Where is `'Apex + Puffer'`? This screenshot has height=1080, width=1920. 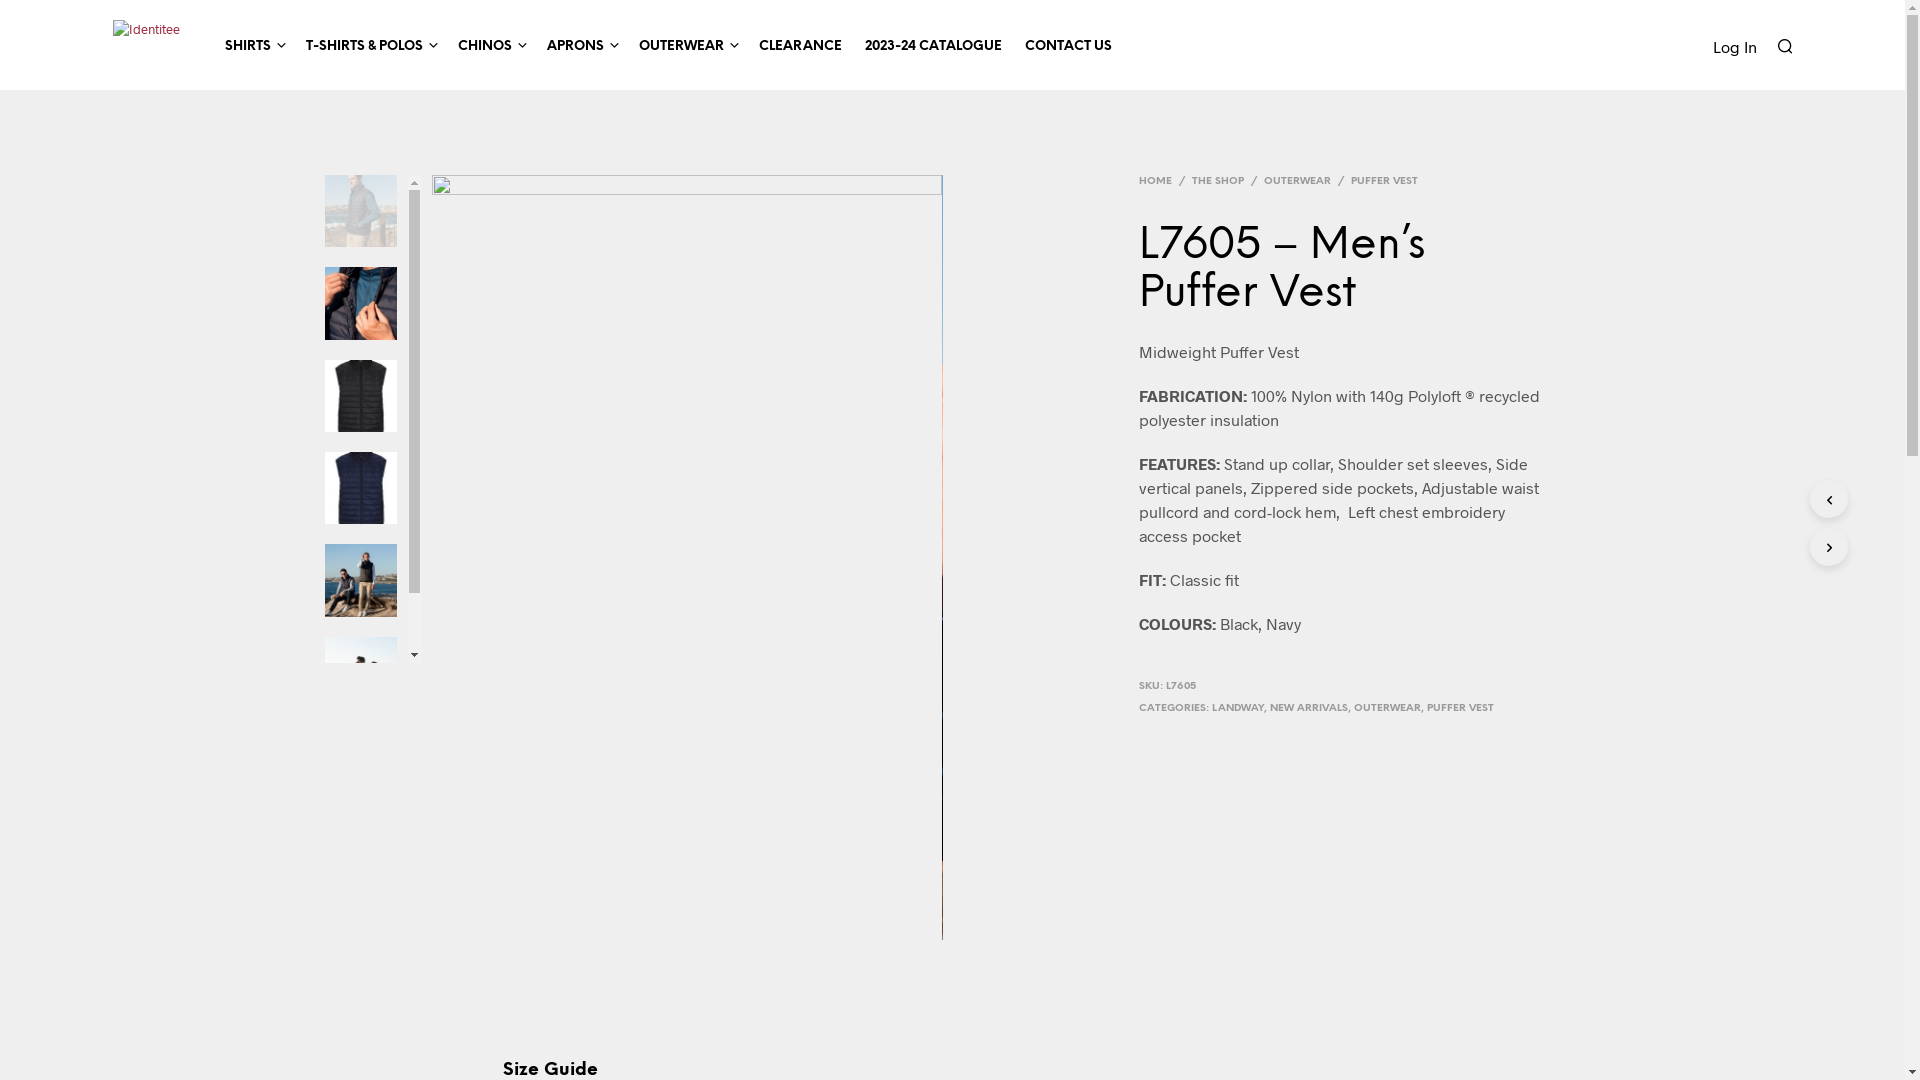 'Apex + Puffer' is located at coordinates (686, 557).